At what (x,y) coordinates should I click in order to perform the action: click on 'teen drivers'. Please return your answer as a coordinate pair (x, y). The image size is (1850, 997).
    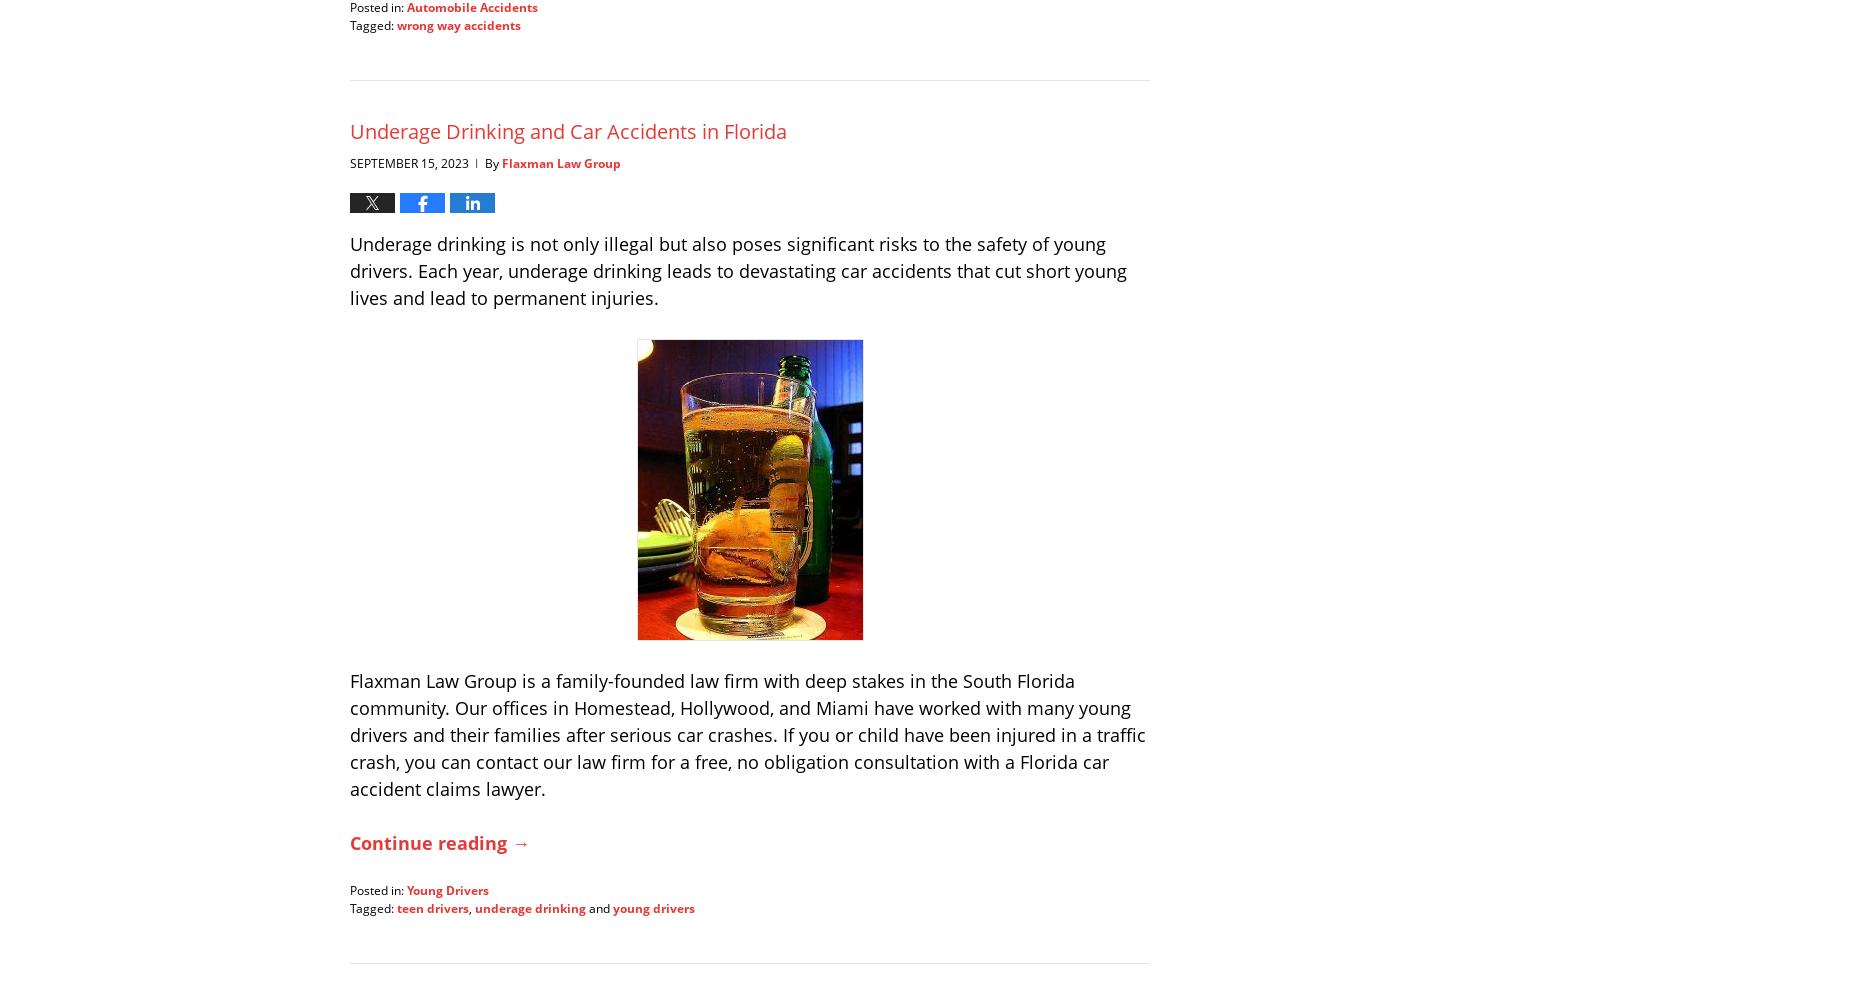
    Looking at the image, I should click on (432, 907).